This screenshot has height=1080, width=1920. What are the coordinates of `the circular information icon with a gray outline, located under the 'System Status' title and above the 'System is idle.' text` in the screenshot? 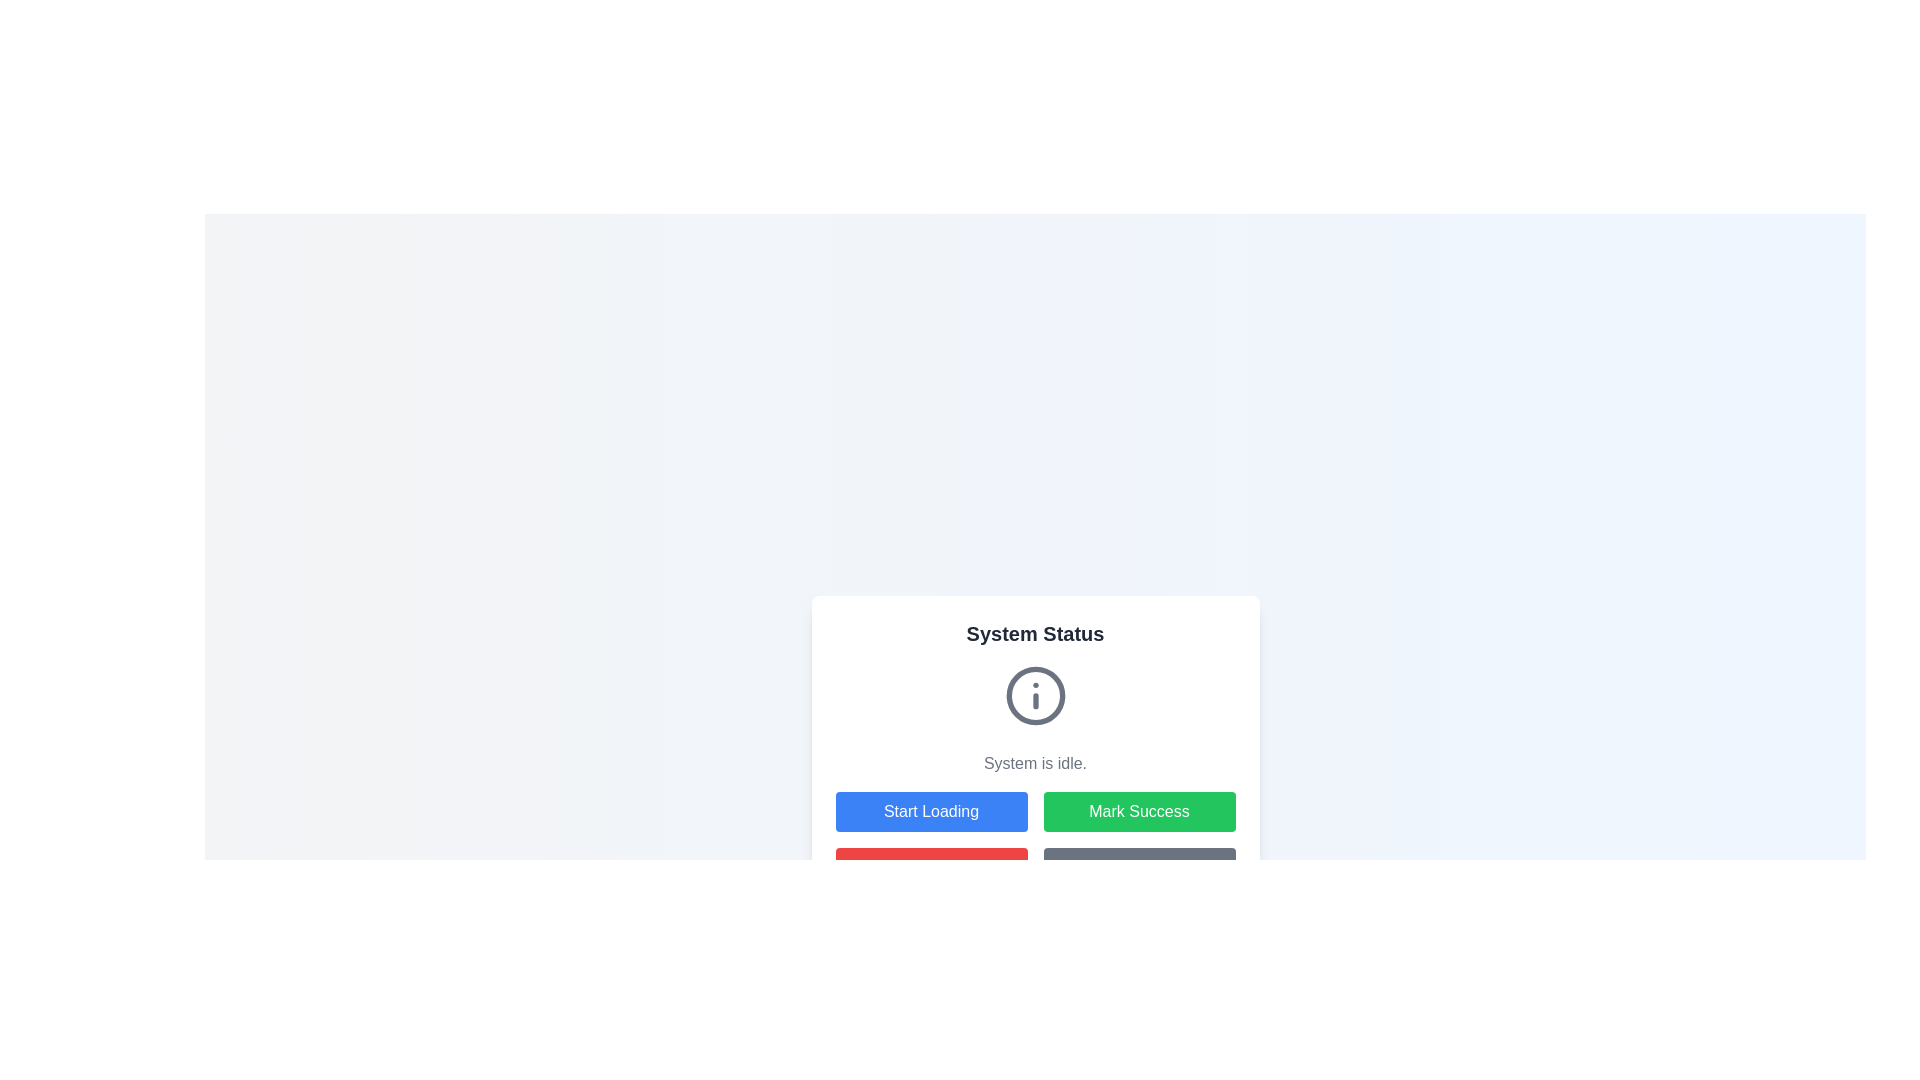 It's located at (1035, 694).